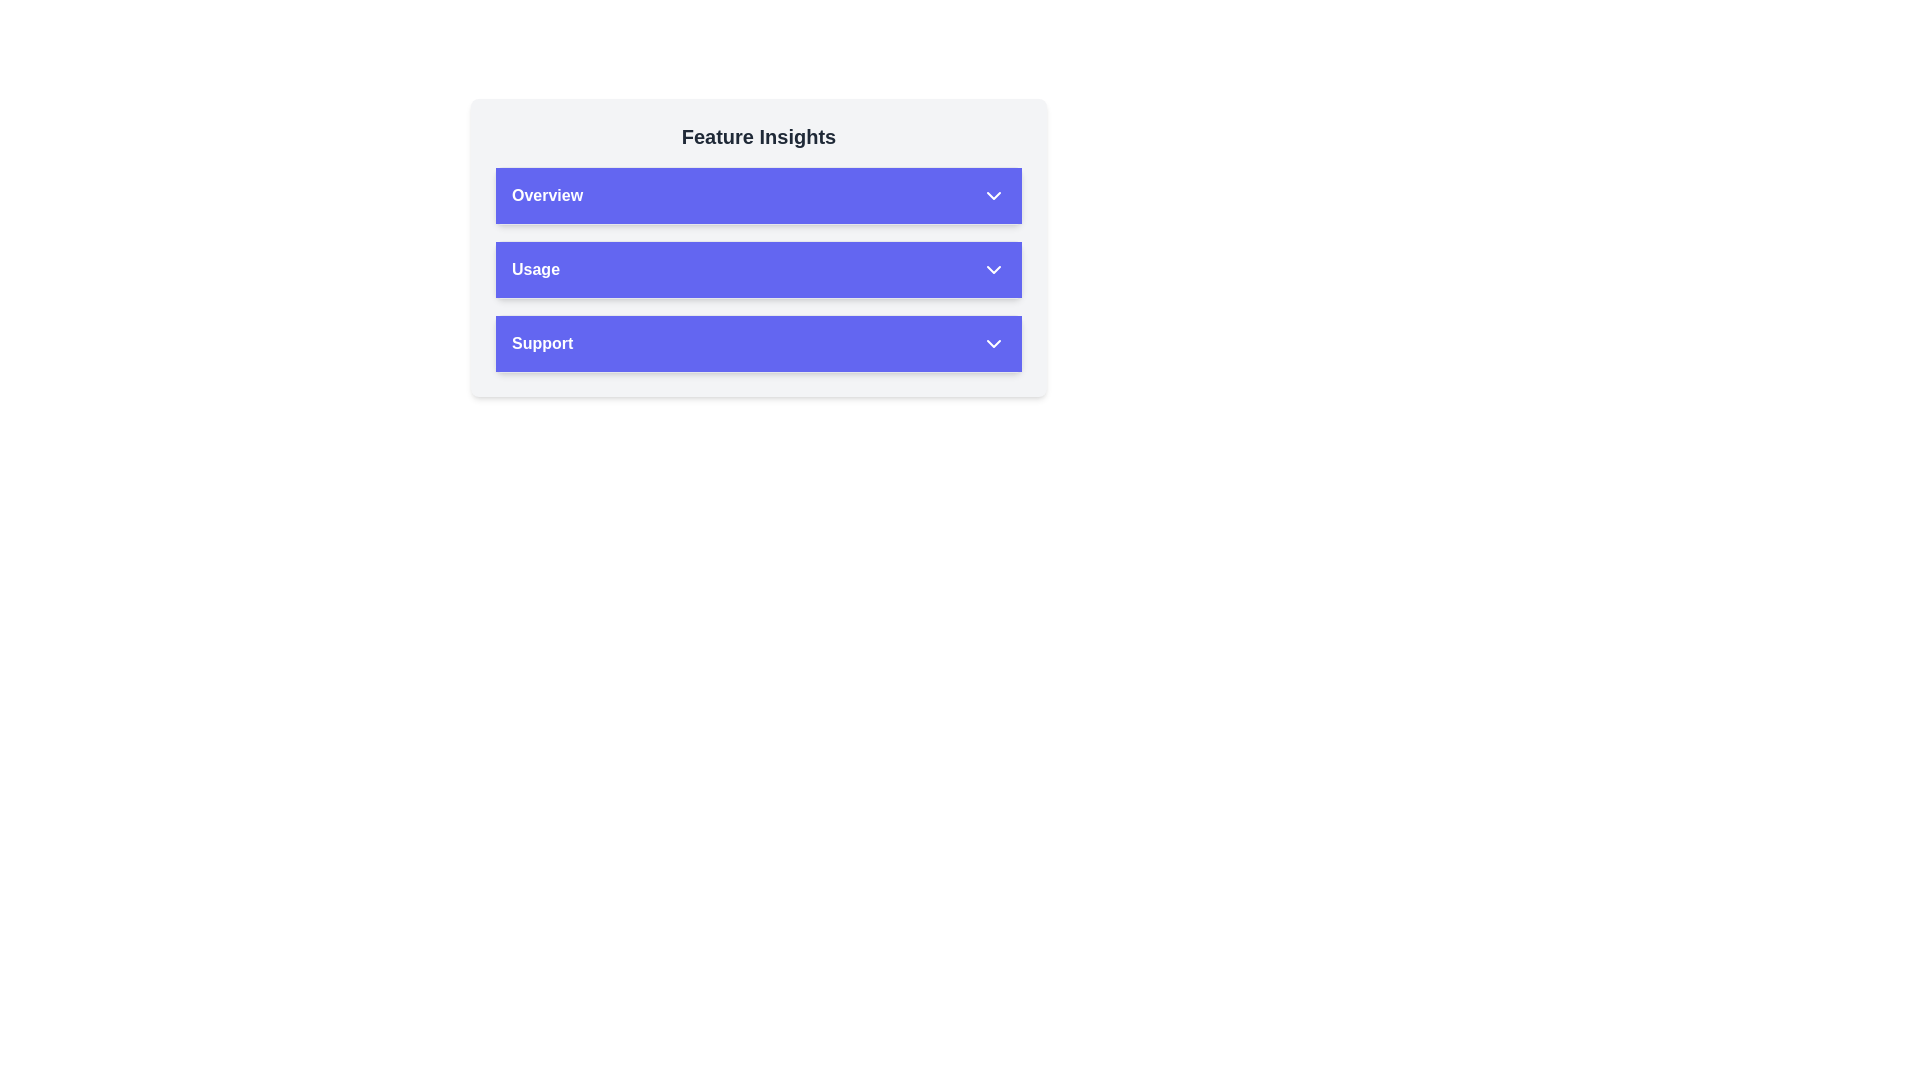 The height and width of the screenshot is (1080, 1920). Describe the element at coordinates (993, 270) in the screenshot. I see `the second dropdown indicator icon within the 'Usage' header in the 'Feature Insights' section` at that location.